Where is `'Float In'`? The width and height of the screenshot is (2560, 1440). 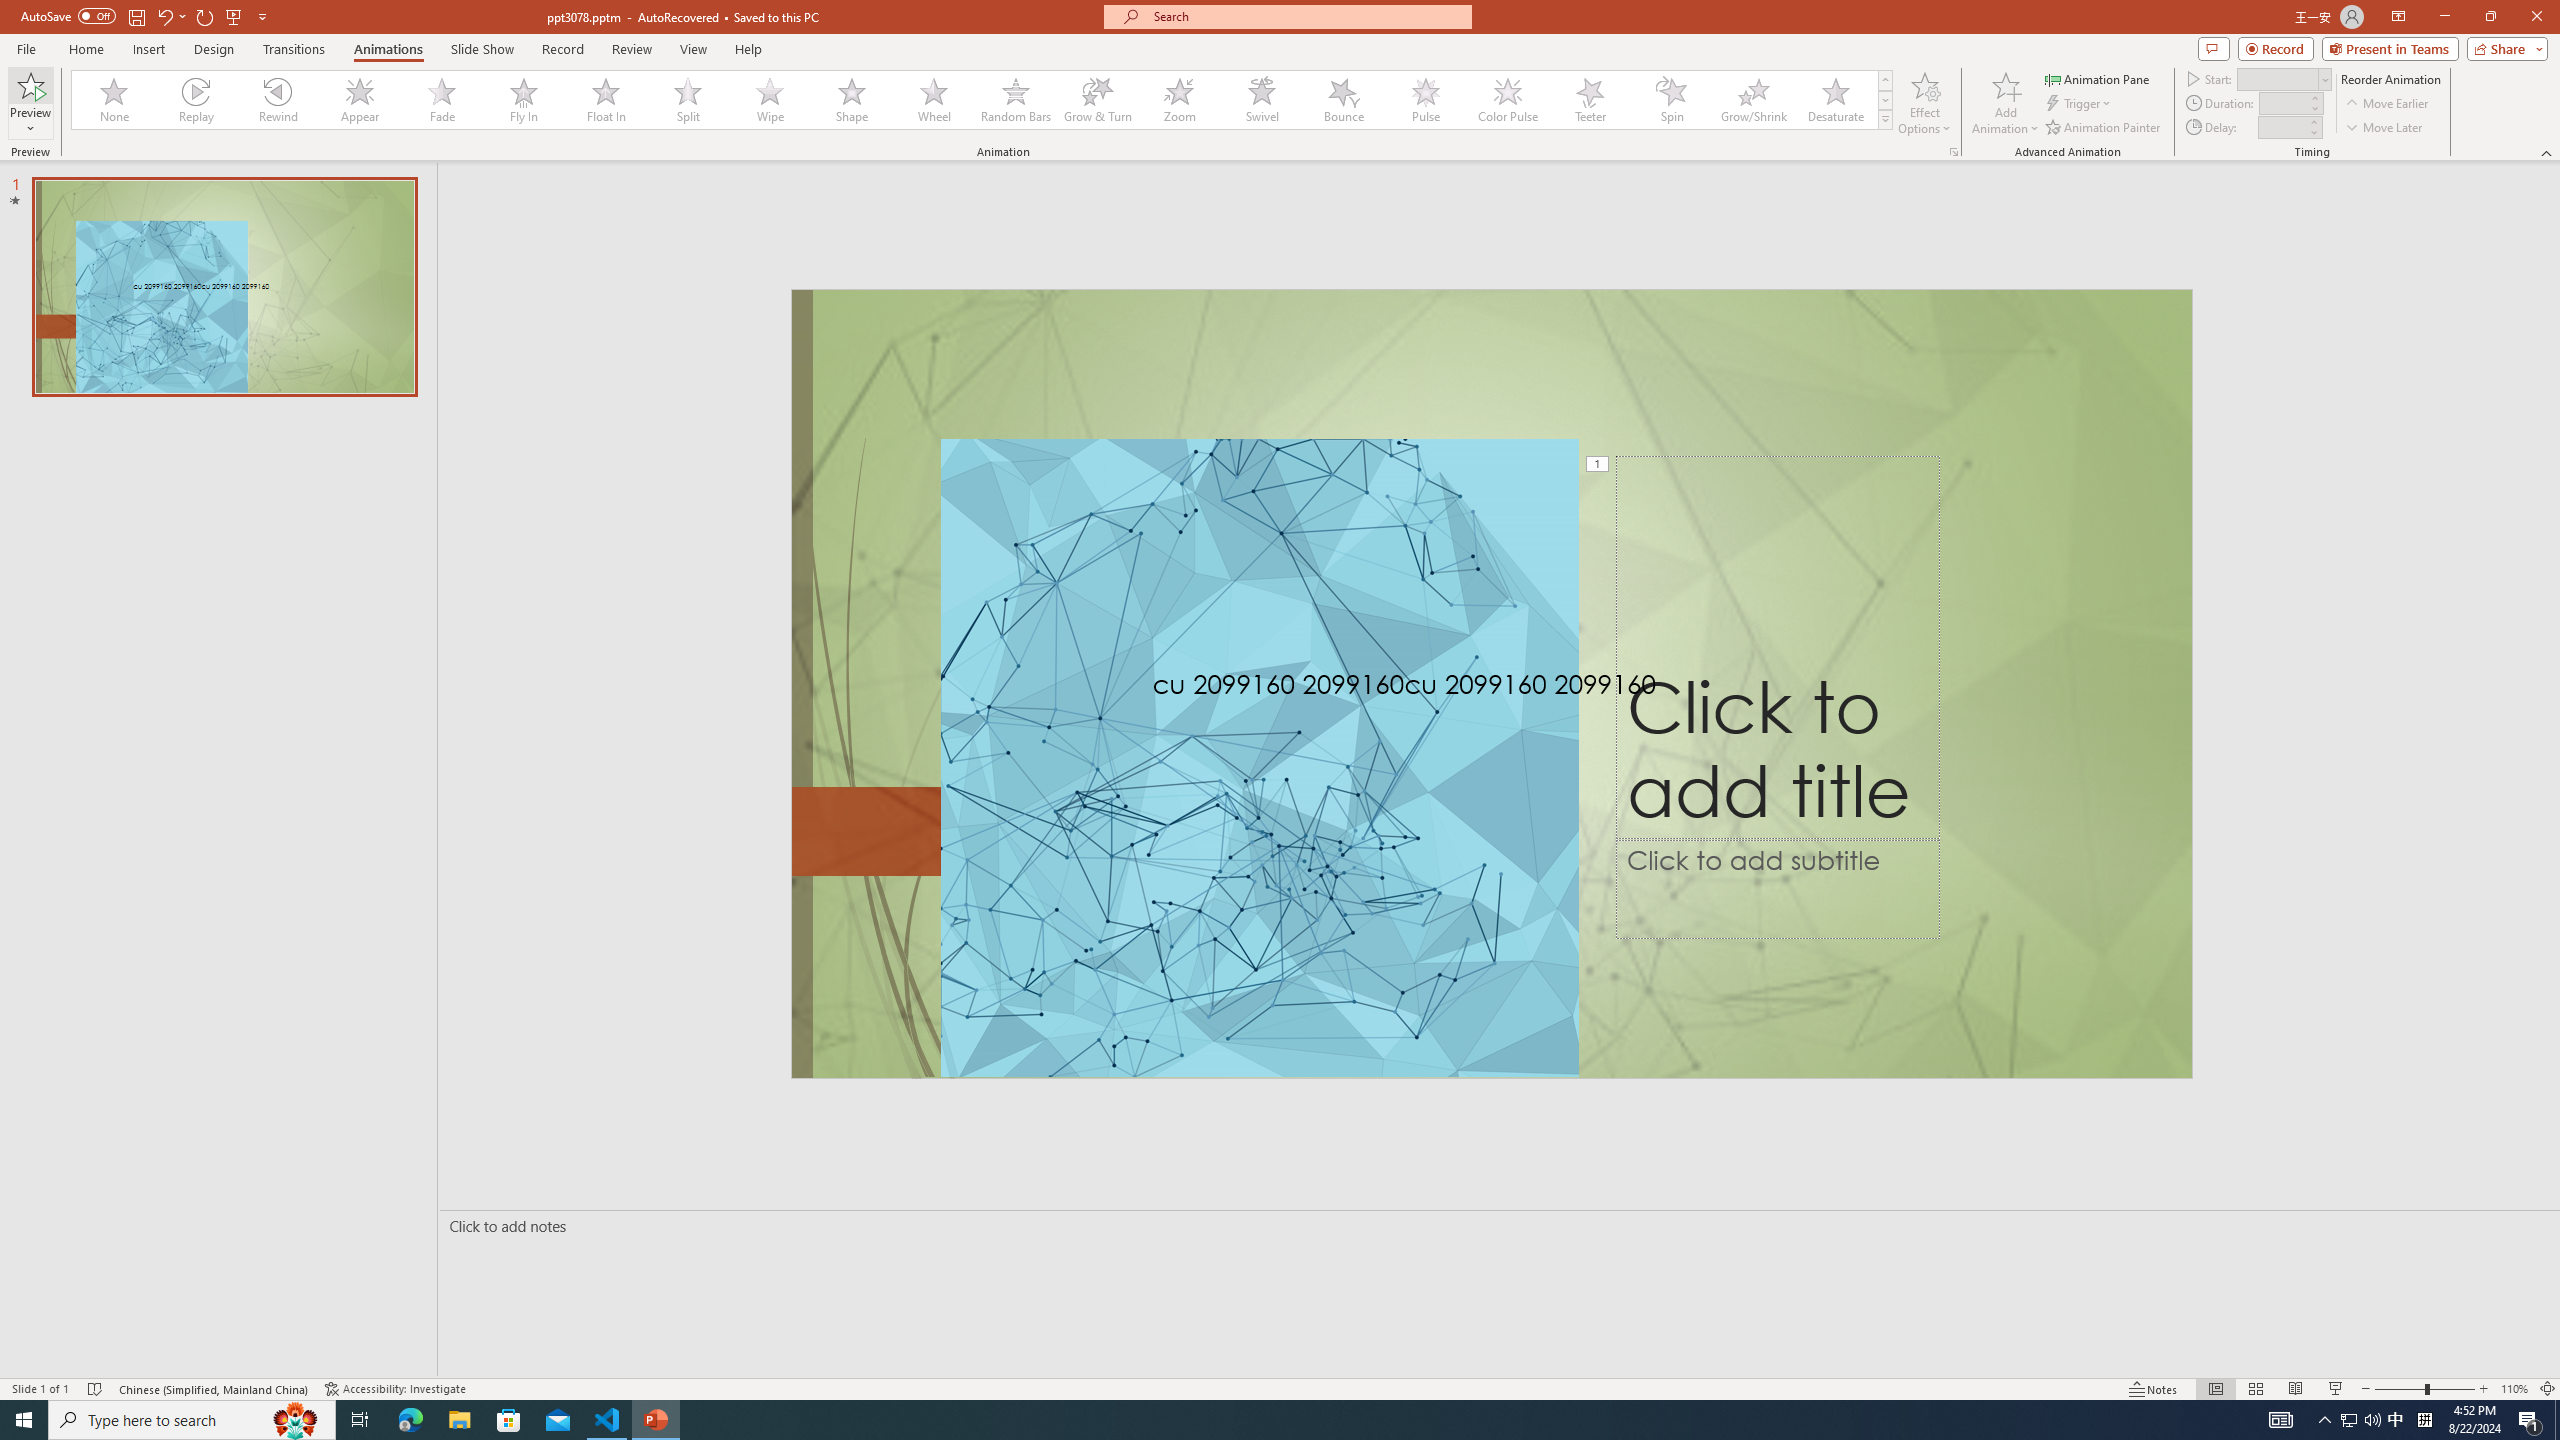
'Float In' is located at coordinates (606, 99).